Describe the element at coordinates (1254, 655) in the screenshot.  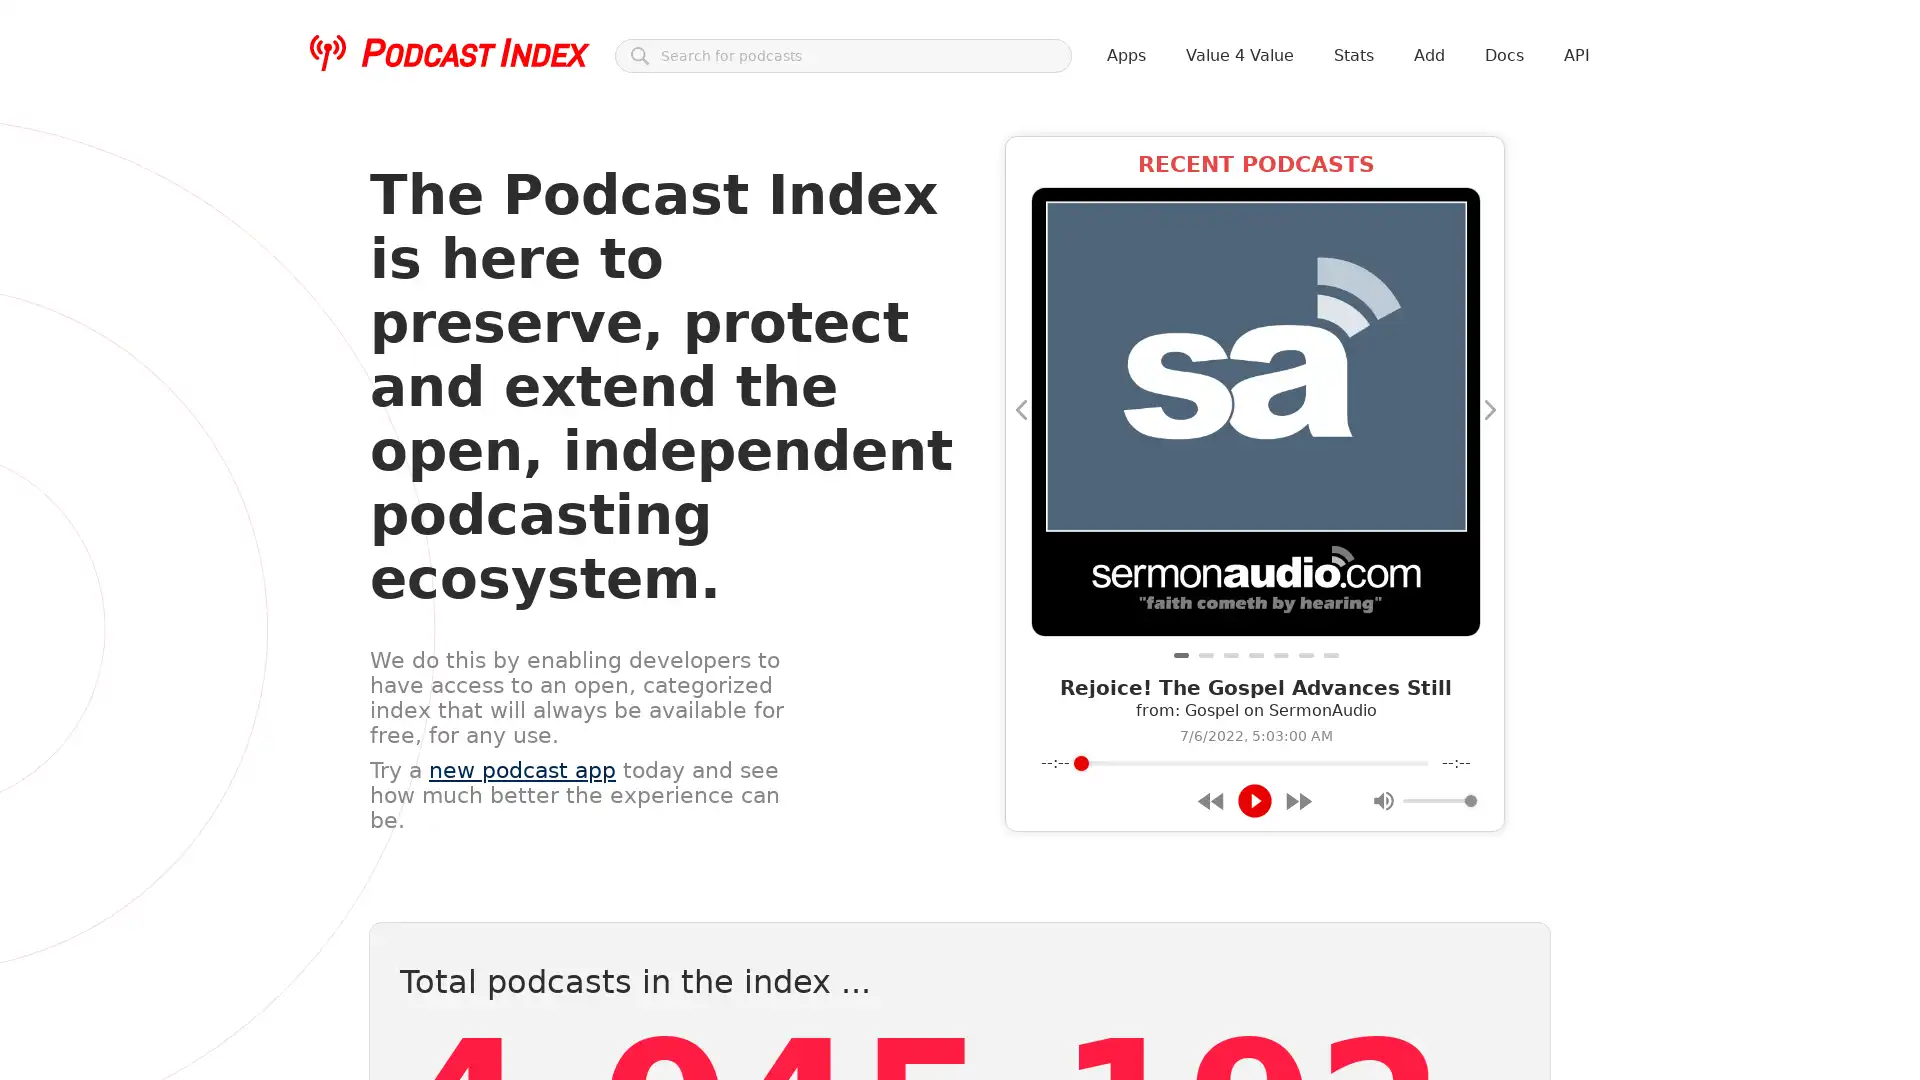
I see `133 je vindt leeftijd een issue nu je zwanger wilt worden` at that location.